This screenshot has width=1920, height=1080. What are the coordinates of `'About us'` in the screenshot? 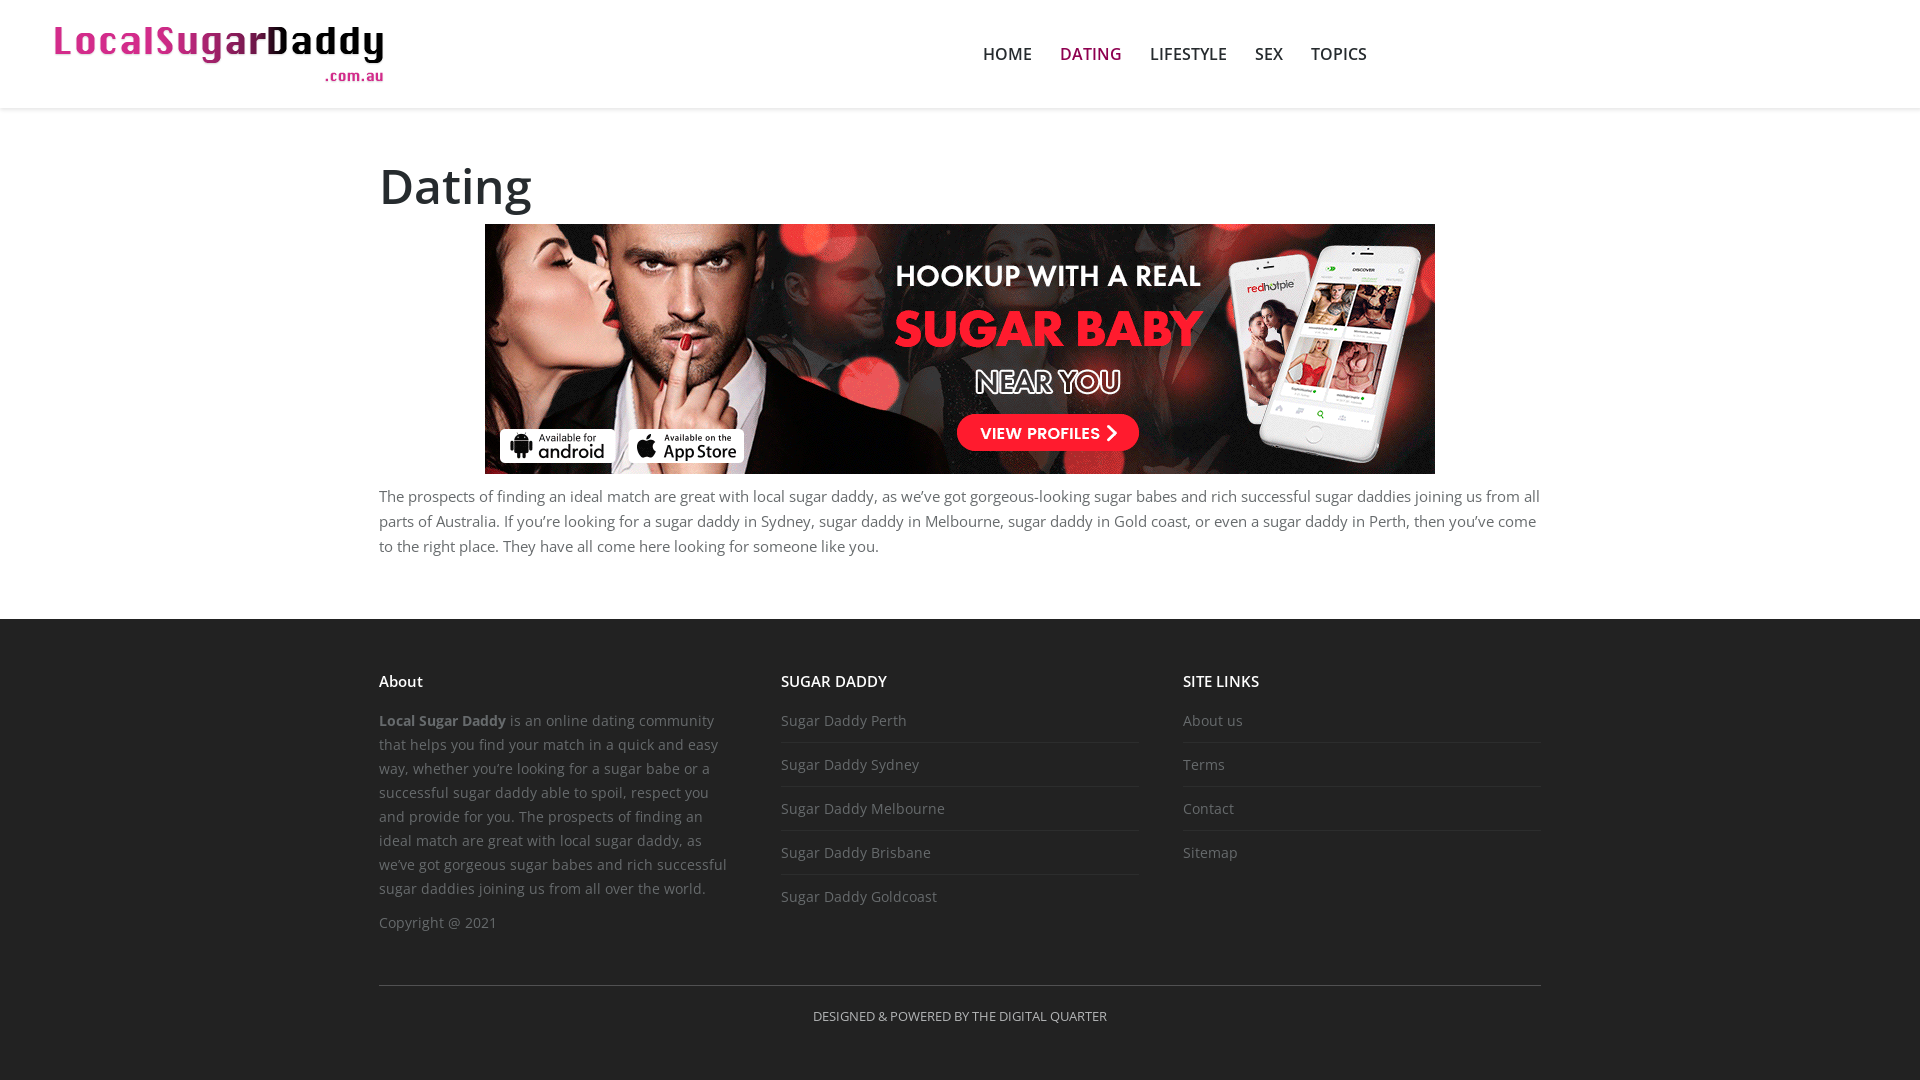 It's located at (1219, 720).